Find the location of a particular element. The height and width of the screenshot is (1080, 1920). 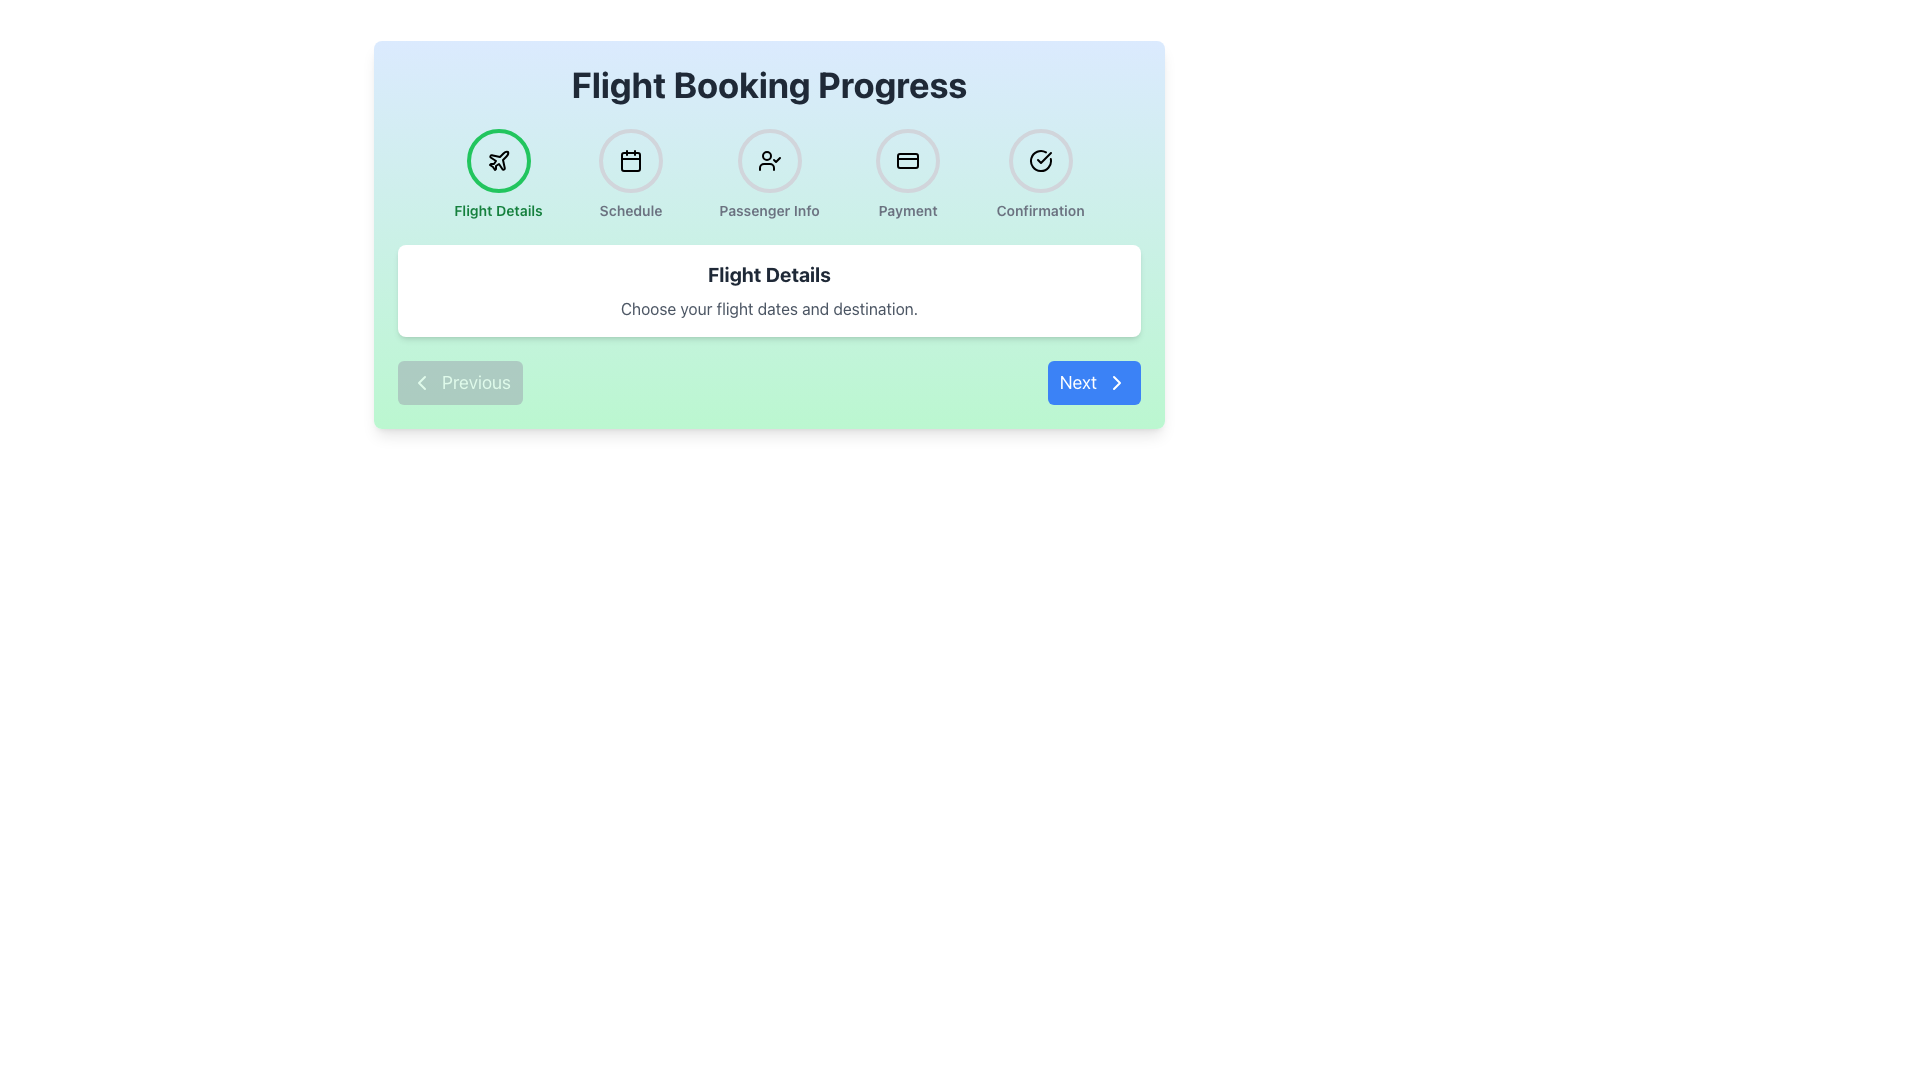

the black airplane icon located in the first position from the left in the set of progress indicators at the top of the interface is located at coordinates (498, 159).